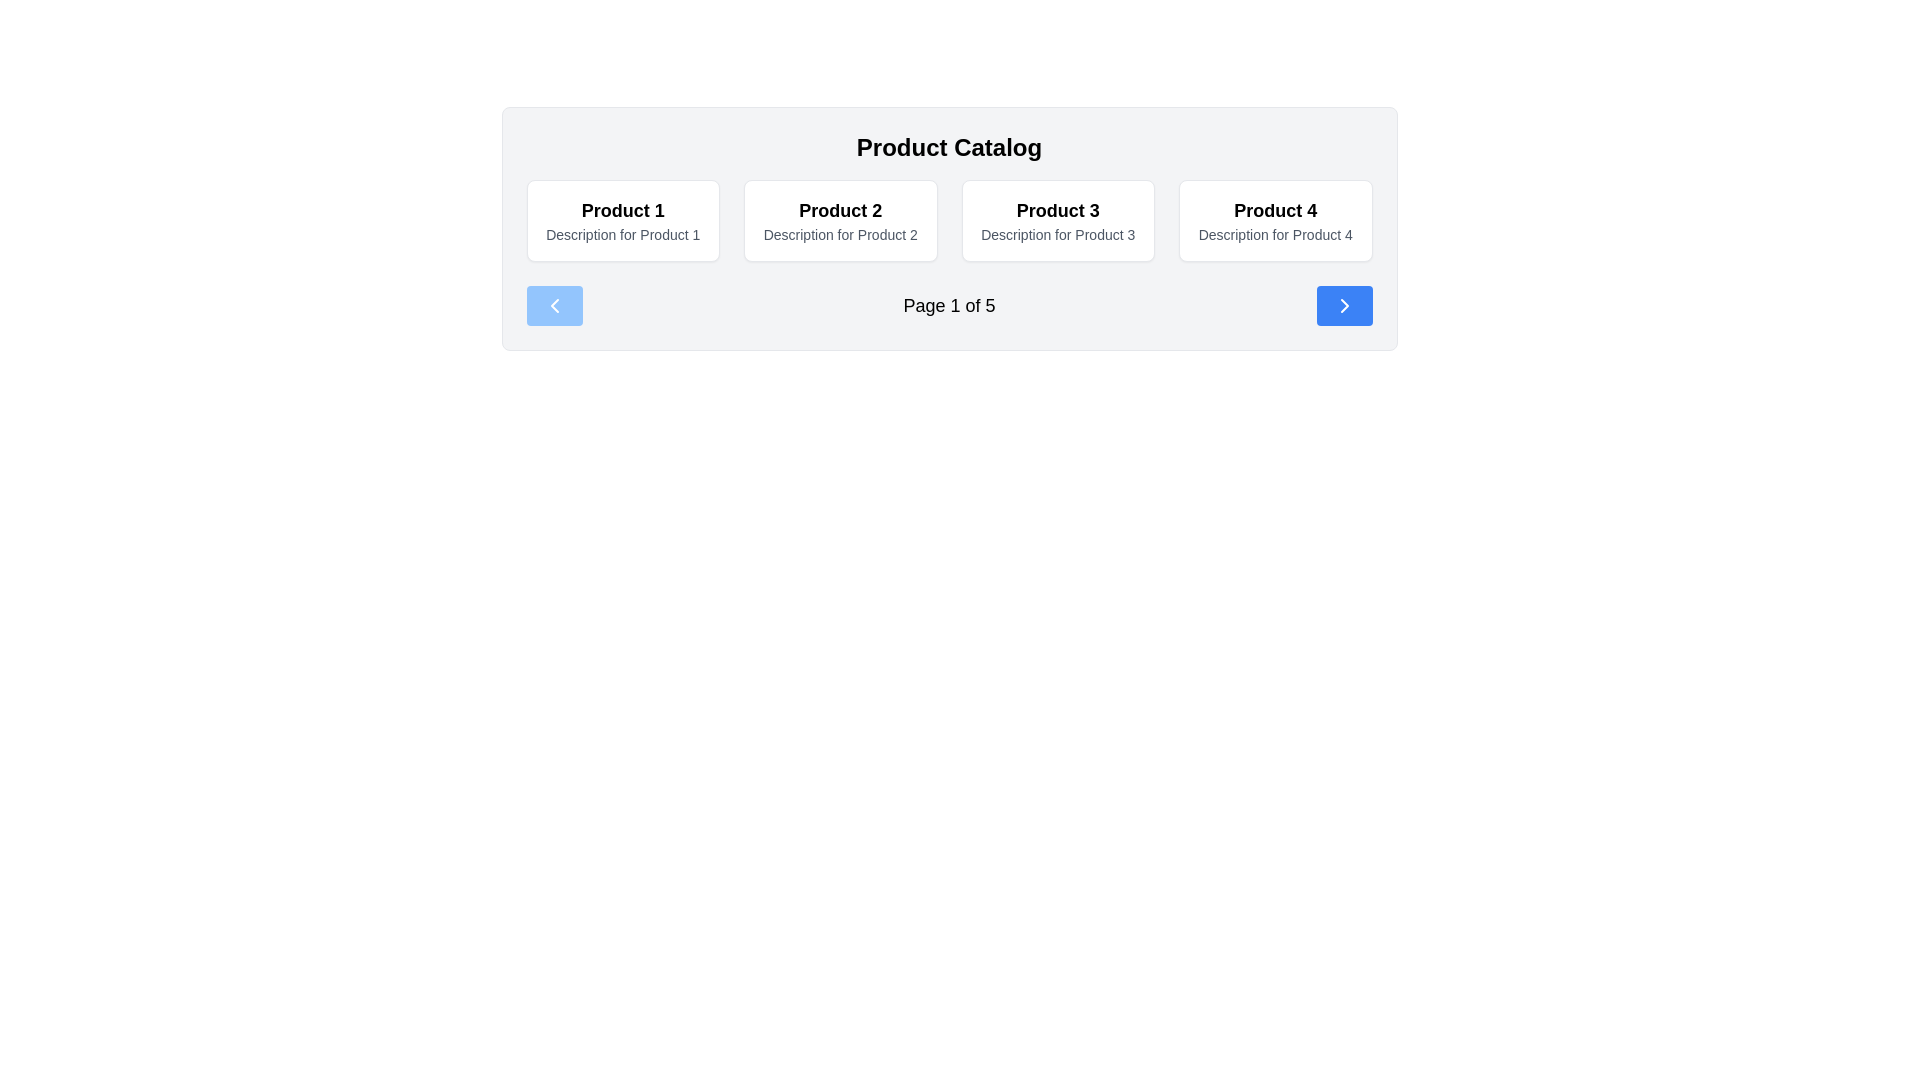 This screenshot has width=1920, height=1080. I want to click on the blue button containing the left-facing chevron icon located at the bottom-left corner of the pagination navigation bar to potentially view a tooltip, so click(554, 305).